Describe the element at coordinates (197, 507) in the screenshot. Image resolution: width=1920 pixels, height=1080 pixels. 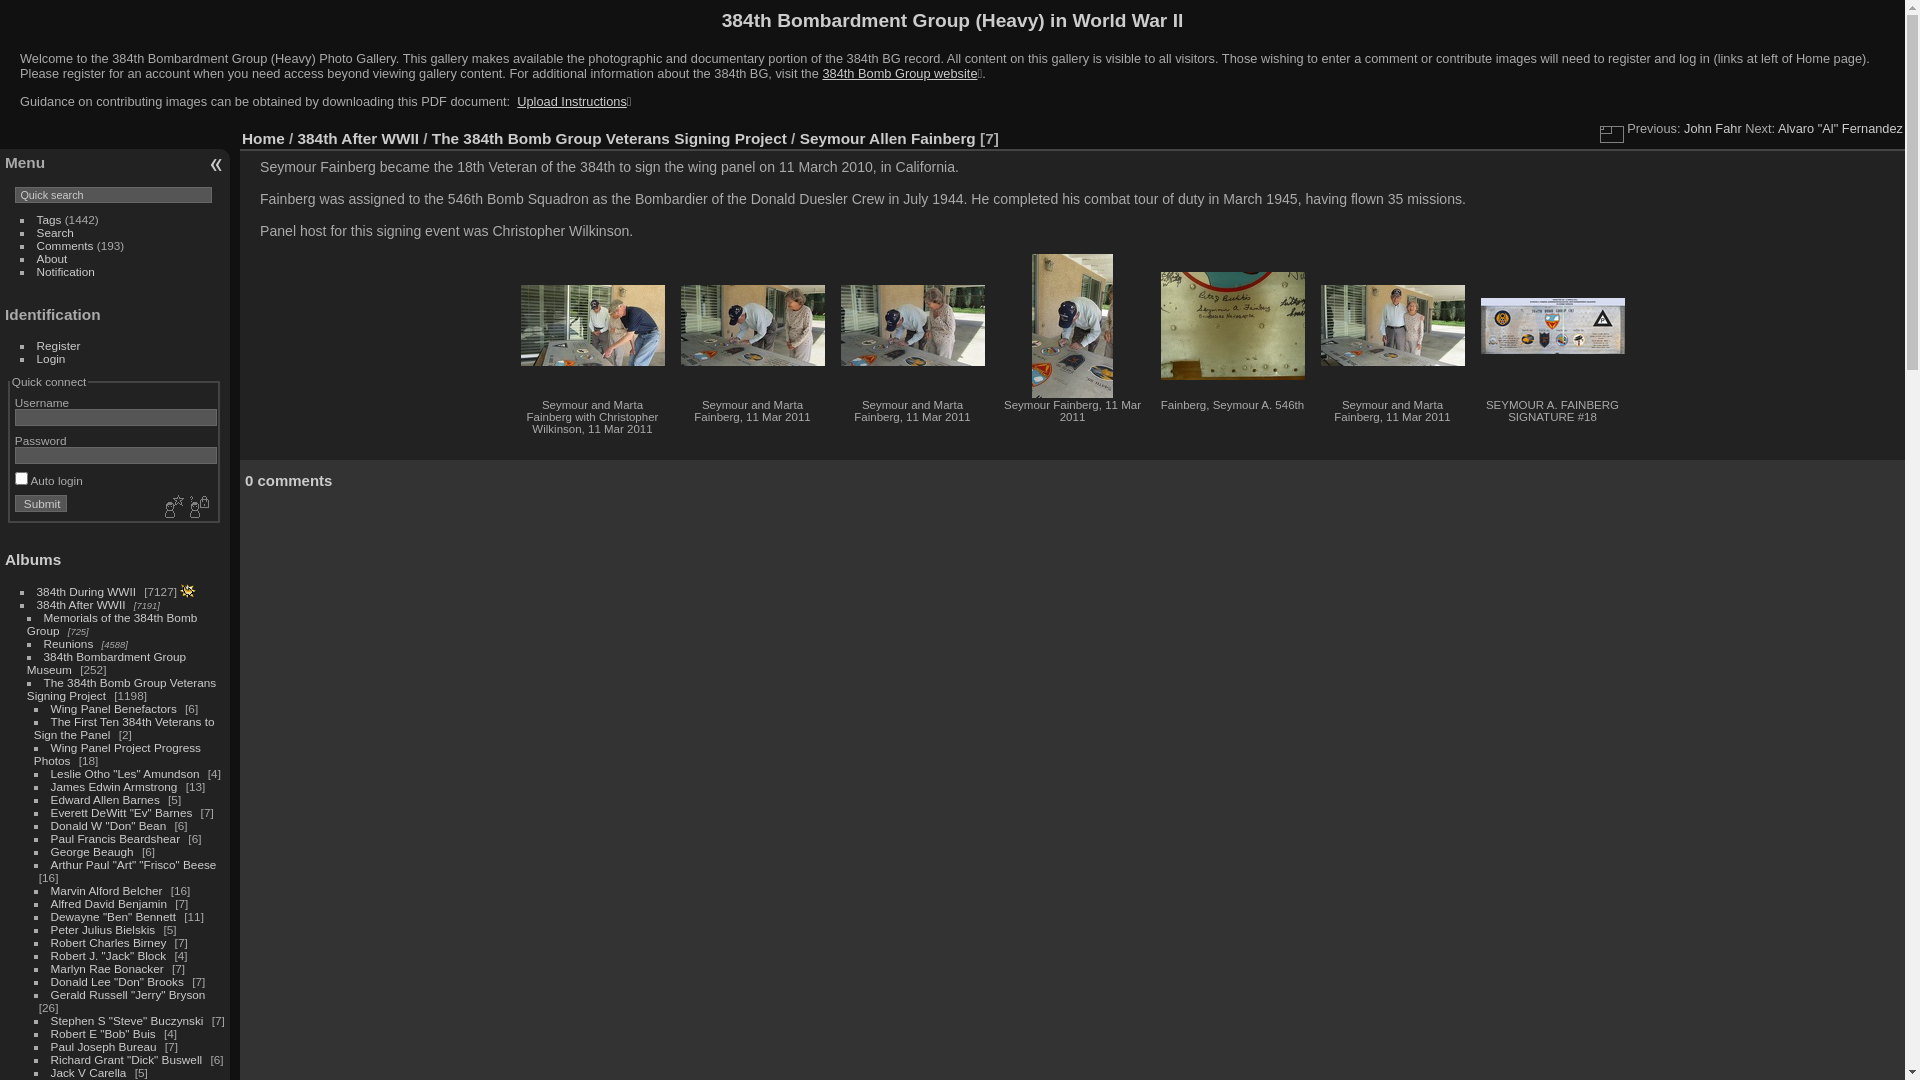
I see `'Forgot your password?'` at that location.